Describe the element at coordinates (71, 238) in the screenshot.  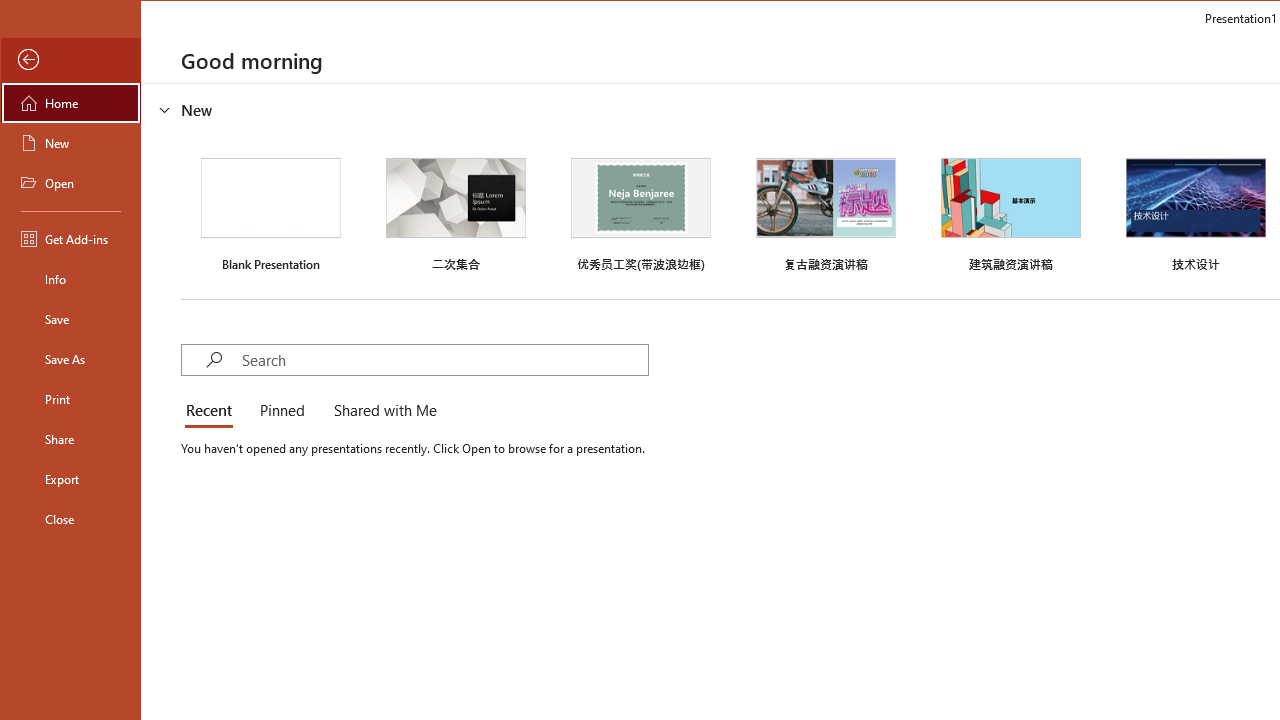
I see `'Get Add-ins'` at that location.